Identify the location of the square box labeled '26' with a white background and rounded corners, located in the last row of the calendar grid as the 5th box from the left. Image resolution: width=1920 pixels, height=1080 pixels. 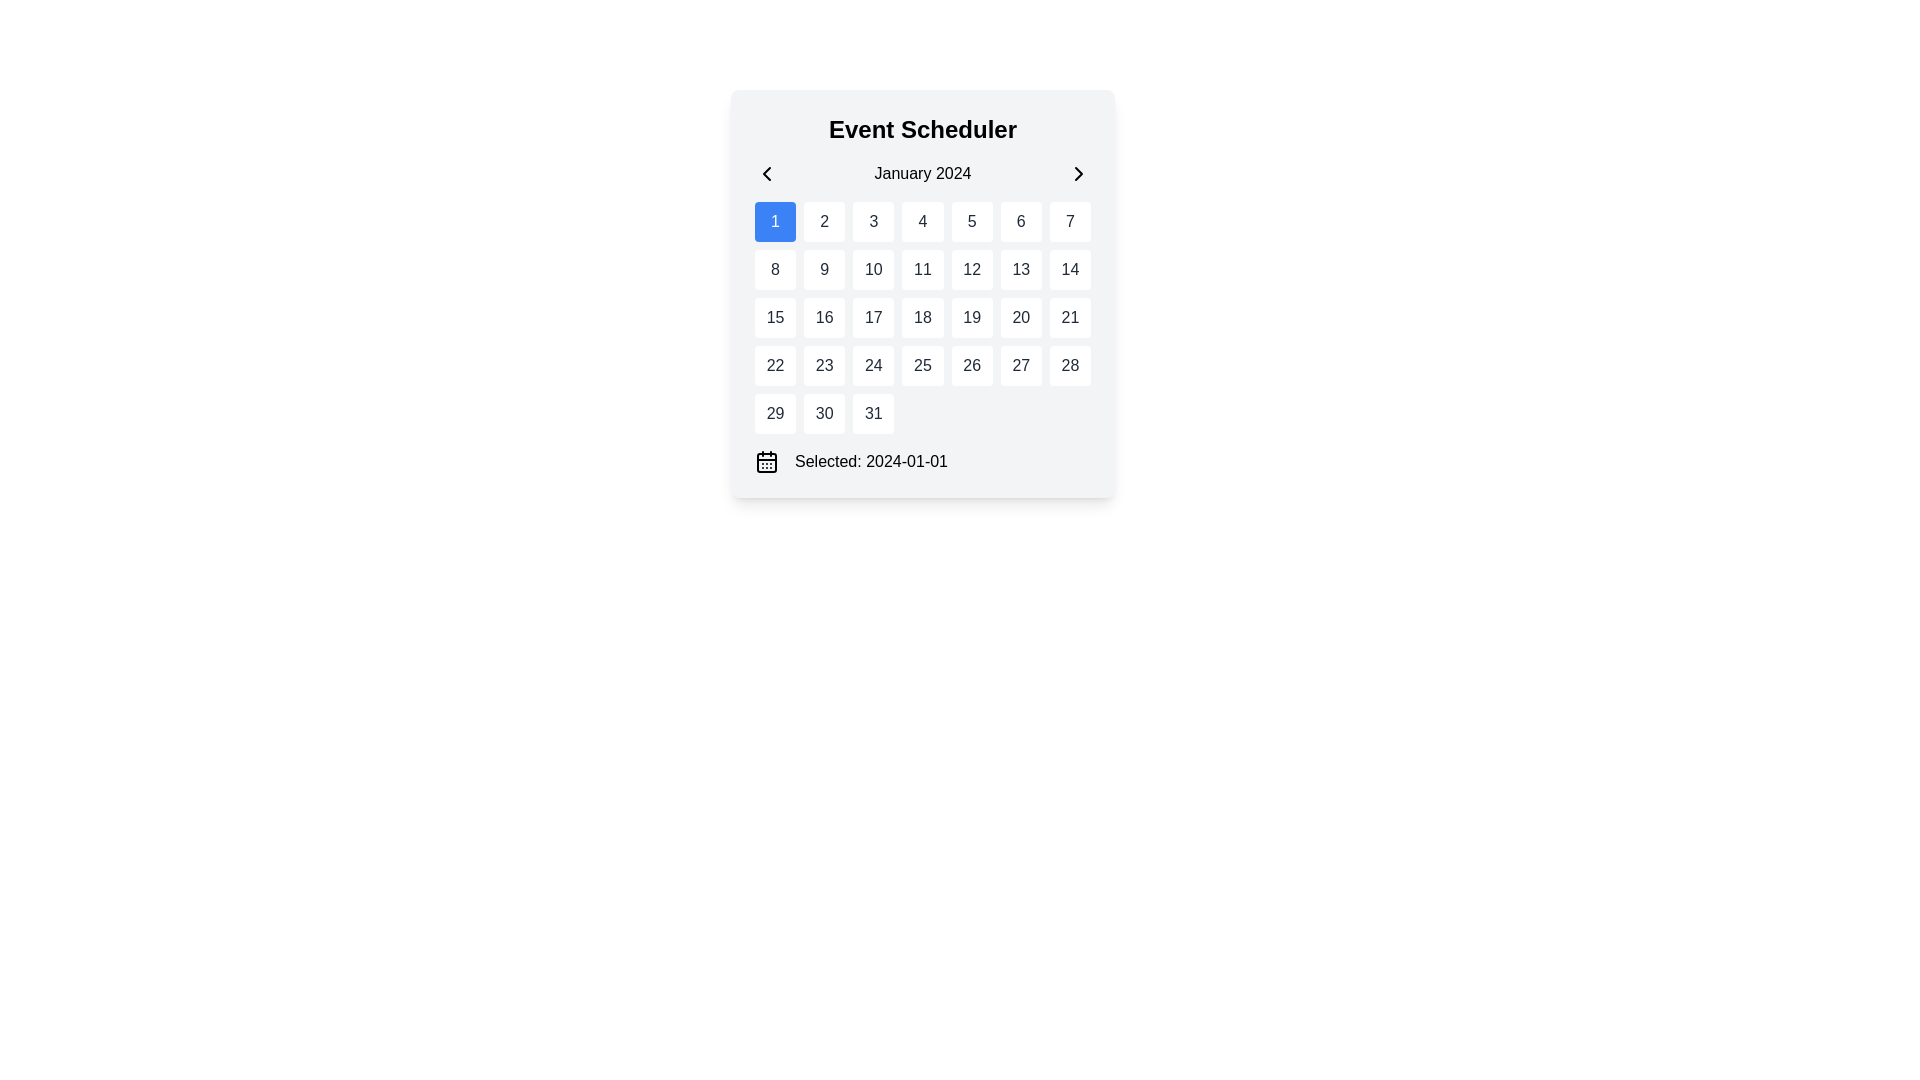
(972, 366).